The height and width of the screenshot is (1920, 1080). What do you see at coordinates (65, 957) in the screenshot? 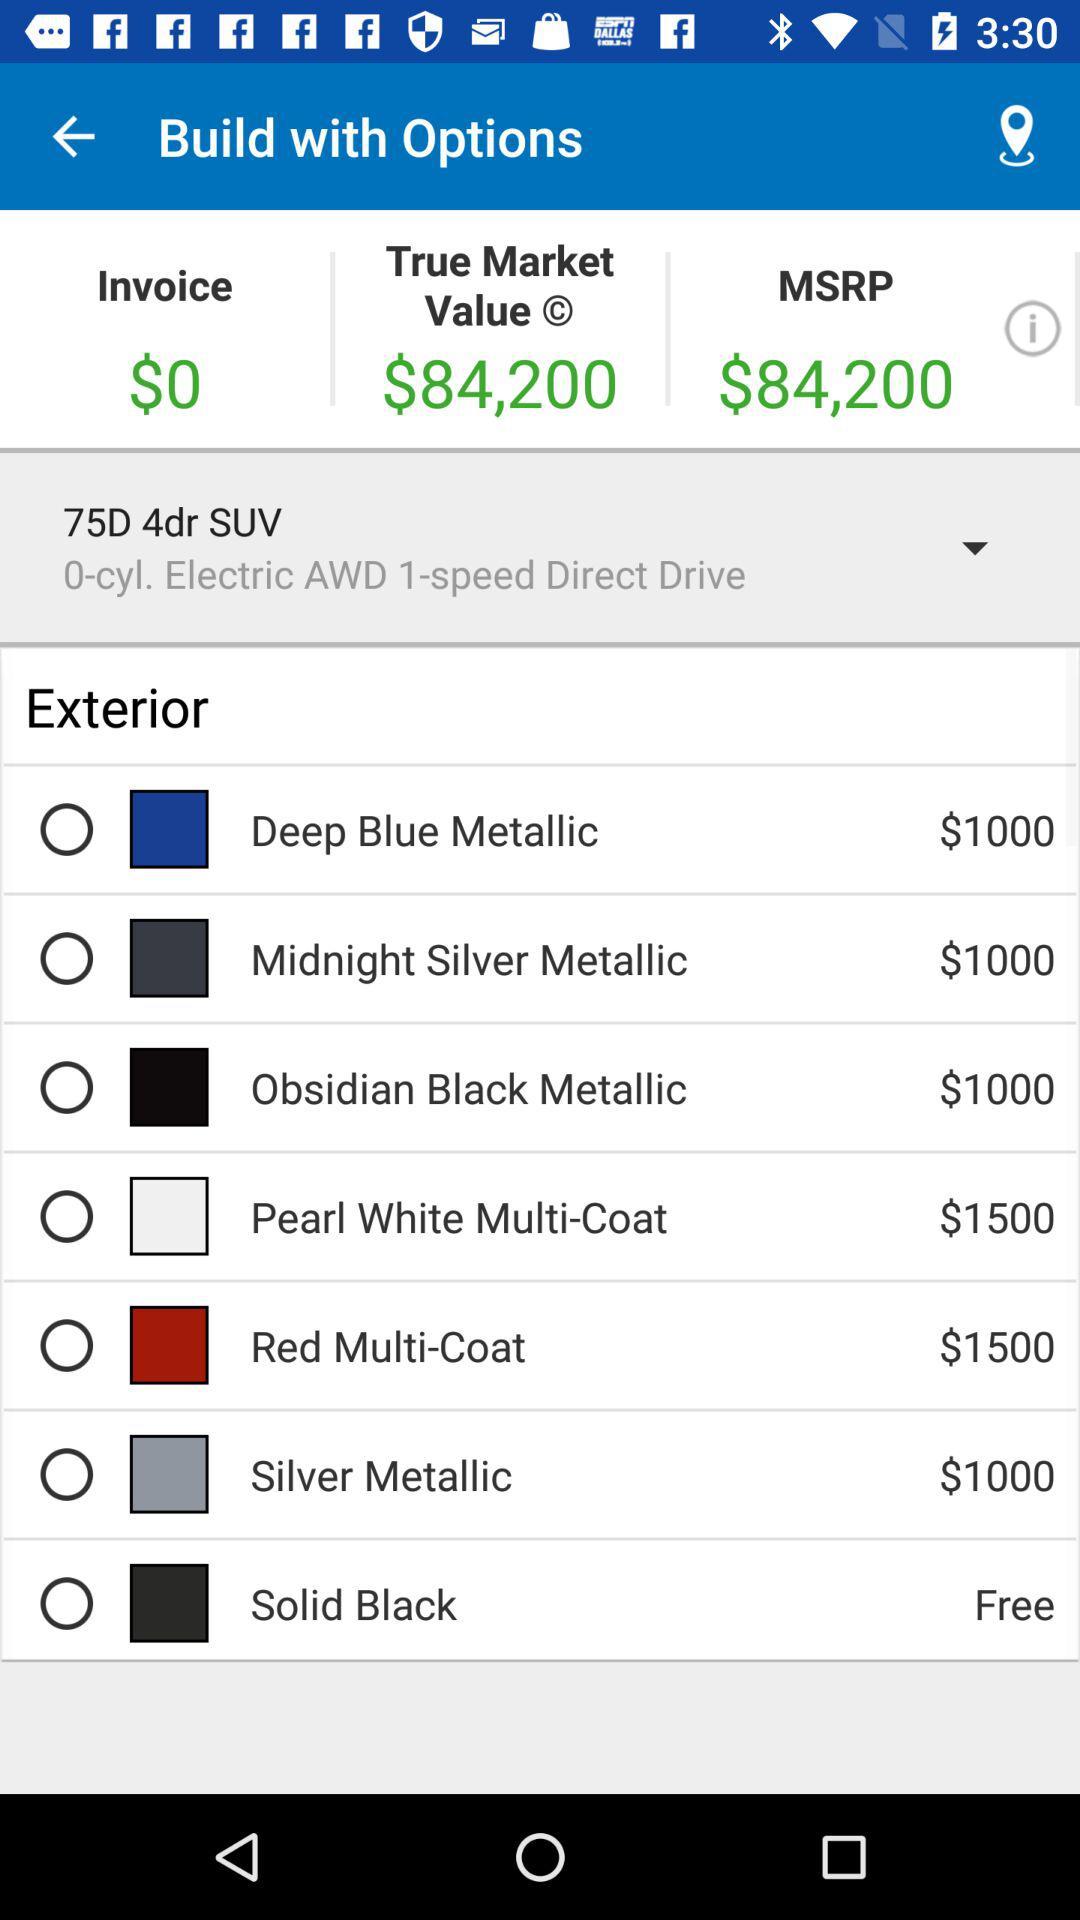
I see `midnight silver` at bounding box center [65, 957].